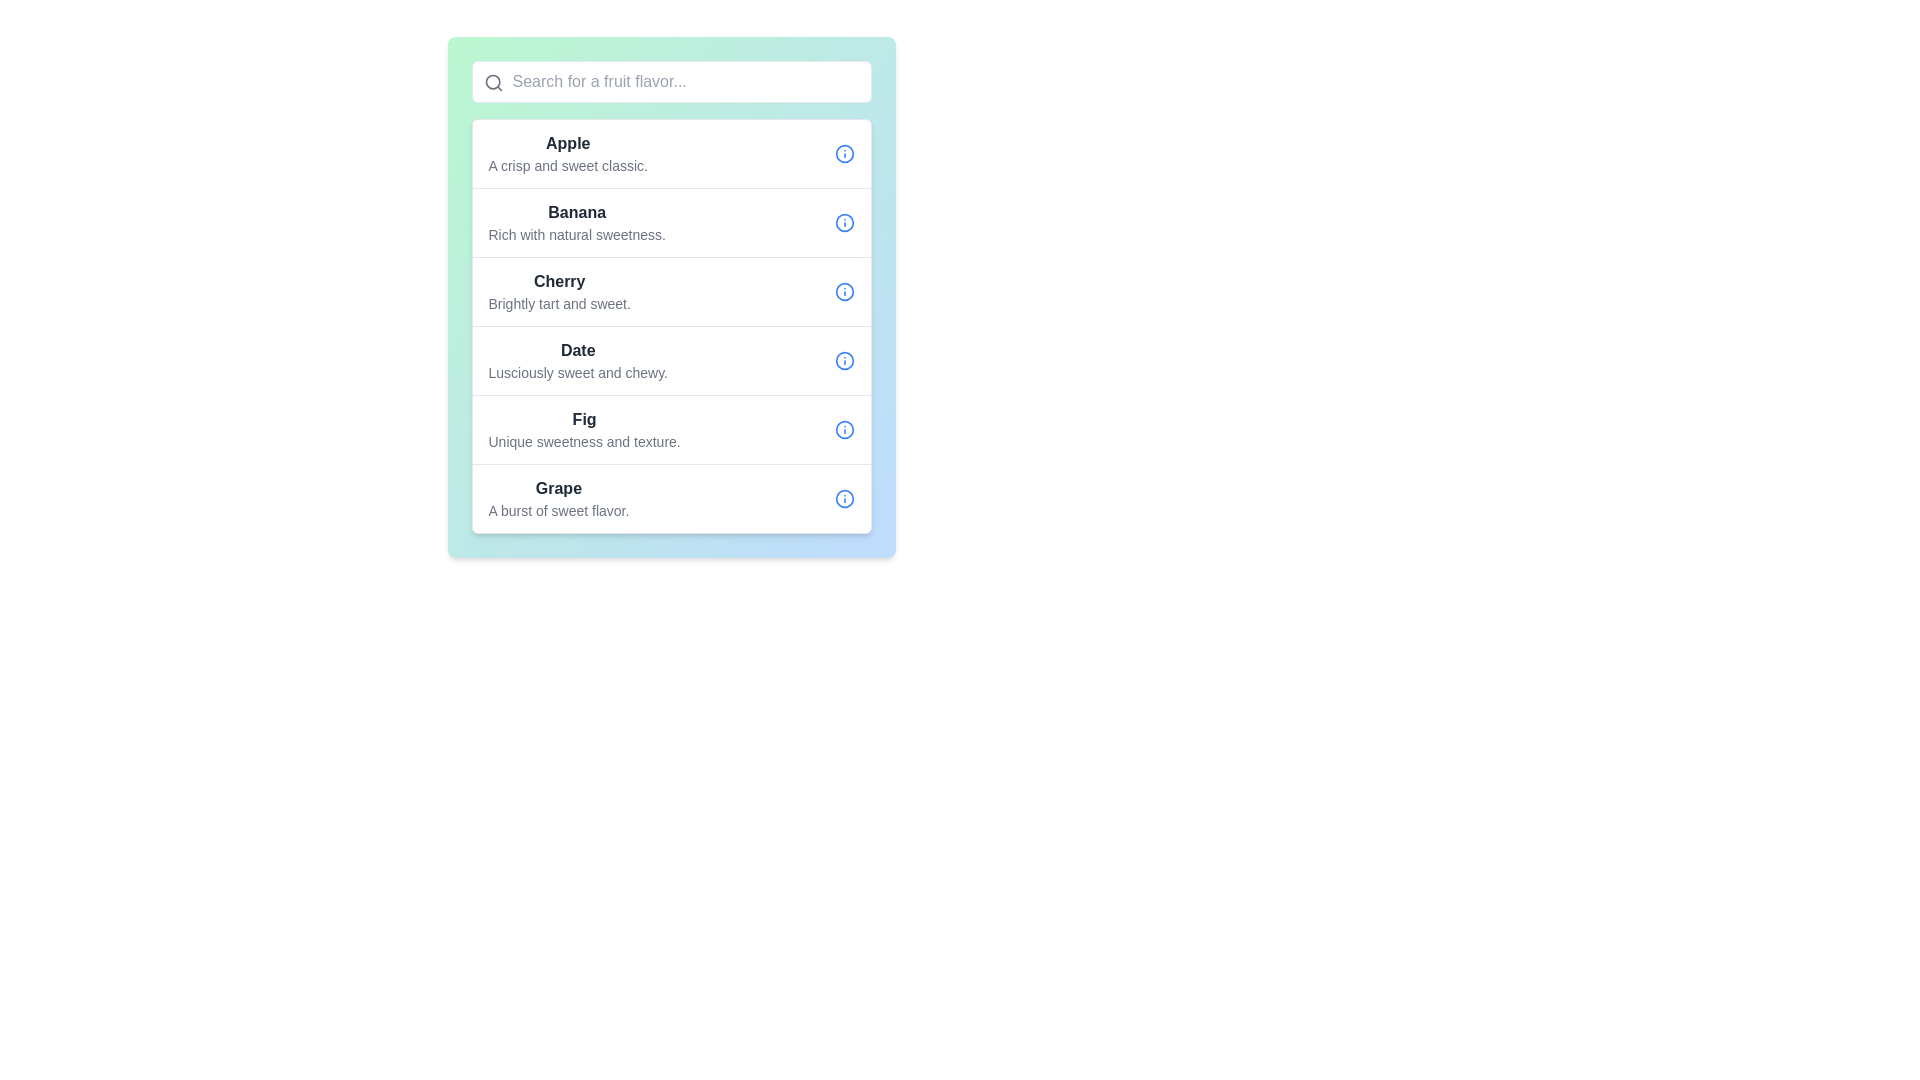  I want to click on the informational icon located in the rightmost position of the row labeled 'Fig Unique sweetness and texture.', so click(844, 428).